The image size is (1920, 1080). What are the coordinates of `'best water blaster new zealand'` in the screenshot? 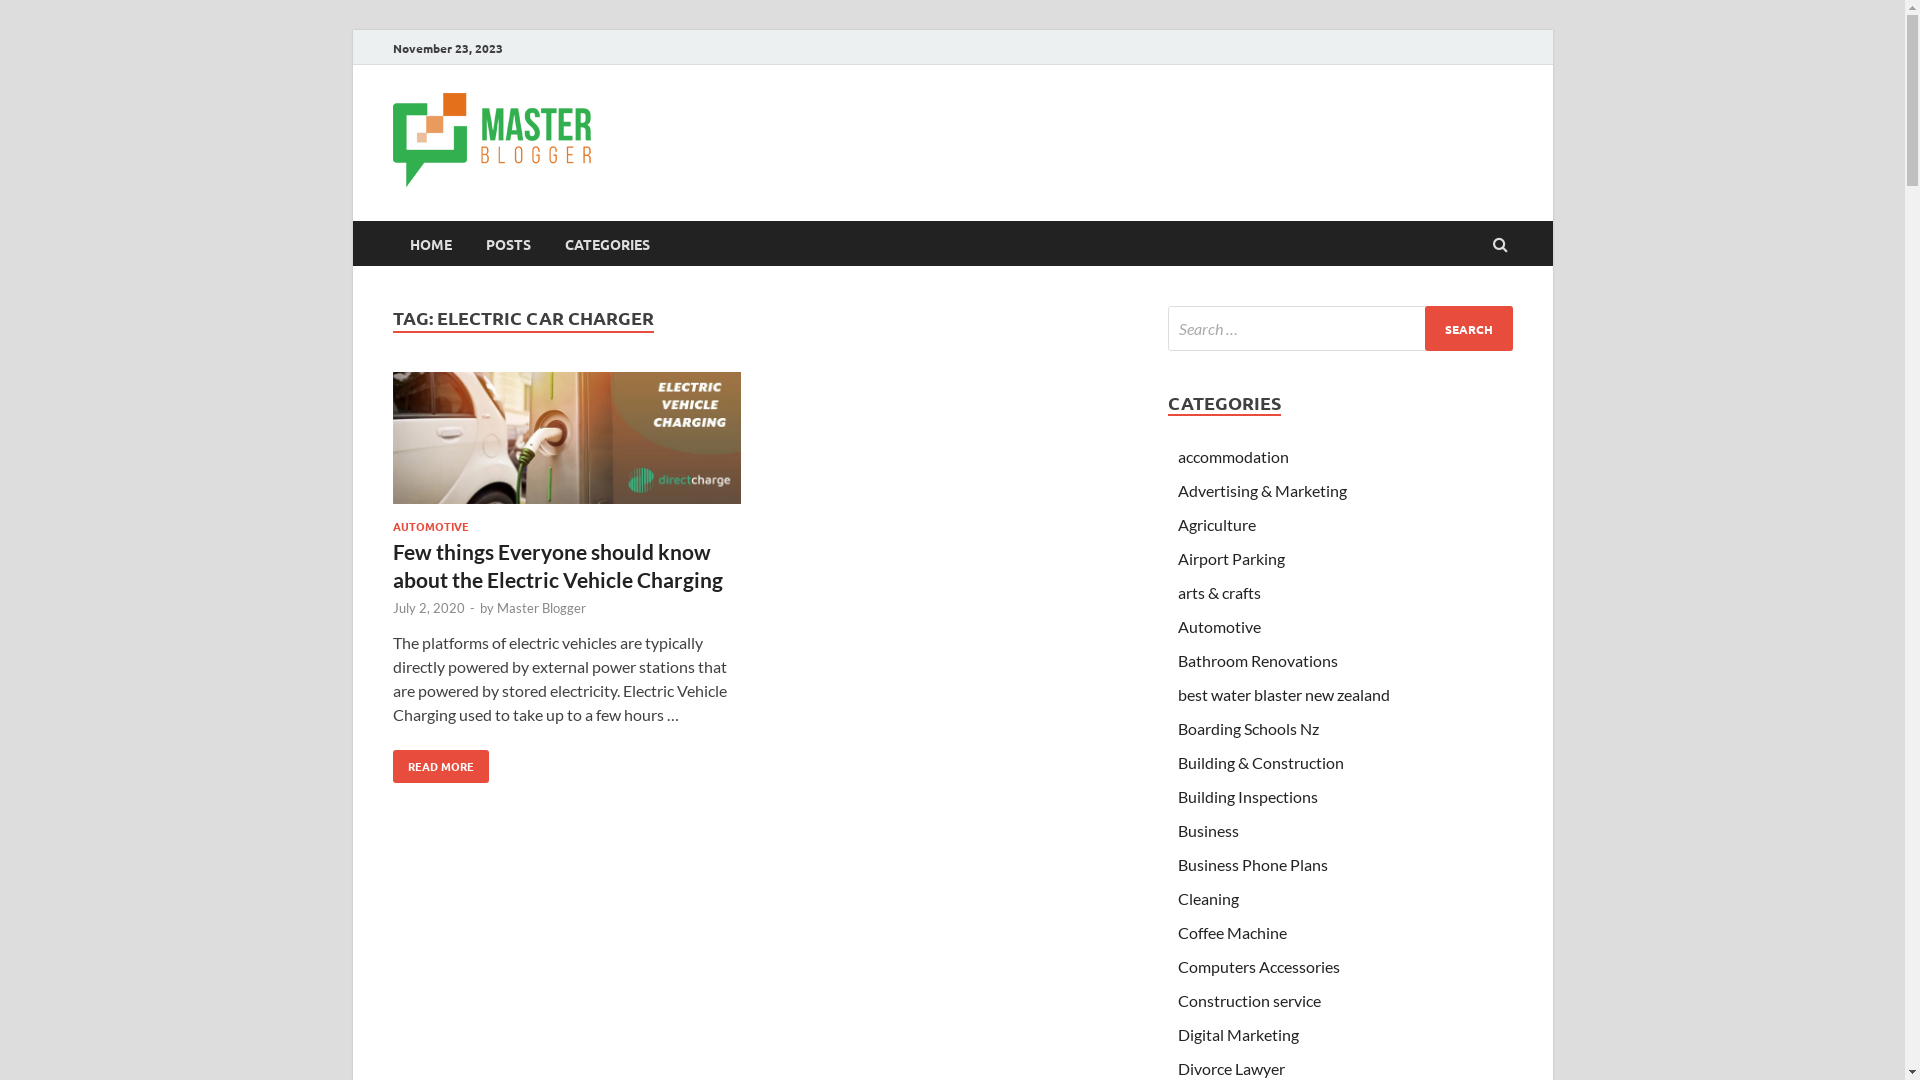 It's located at (1283, 693).